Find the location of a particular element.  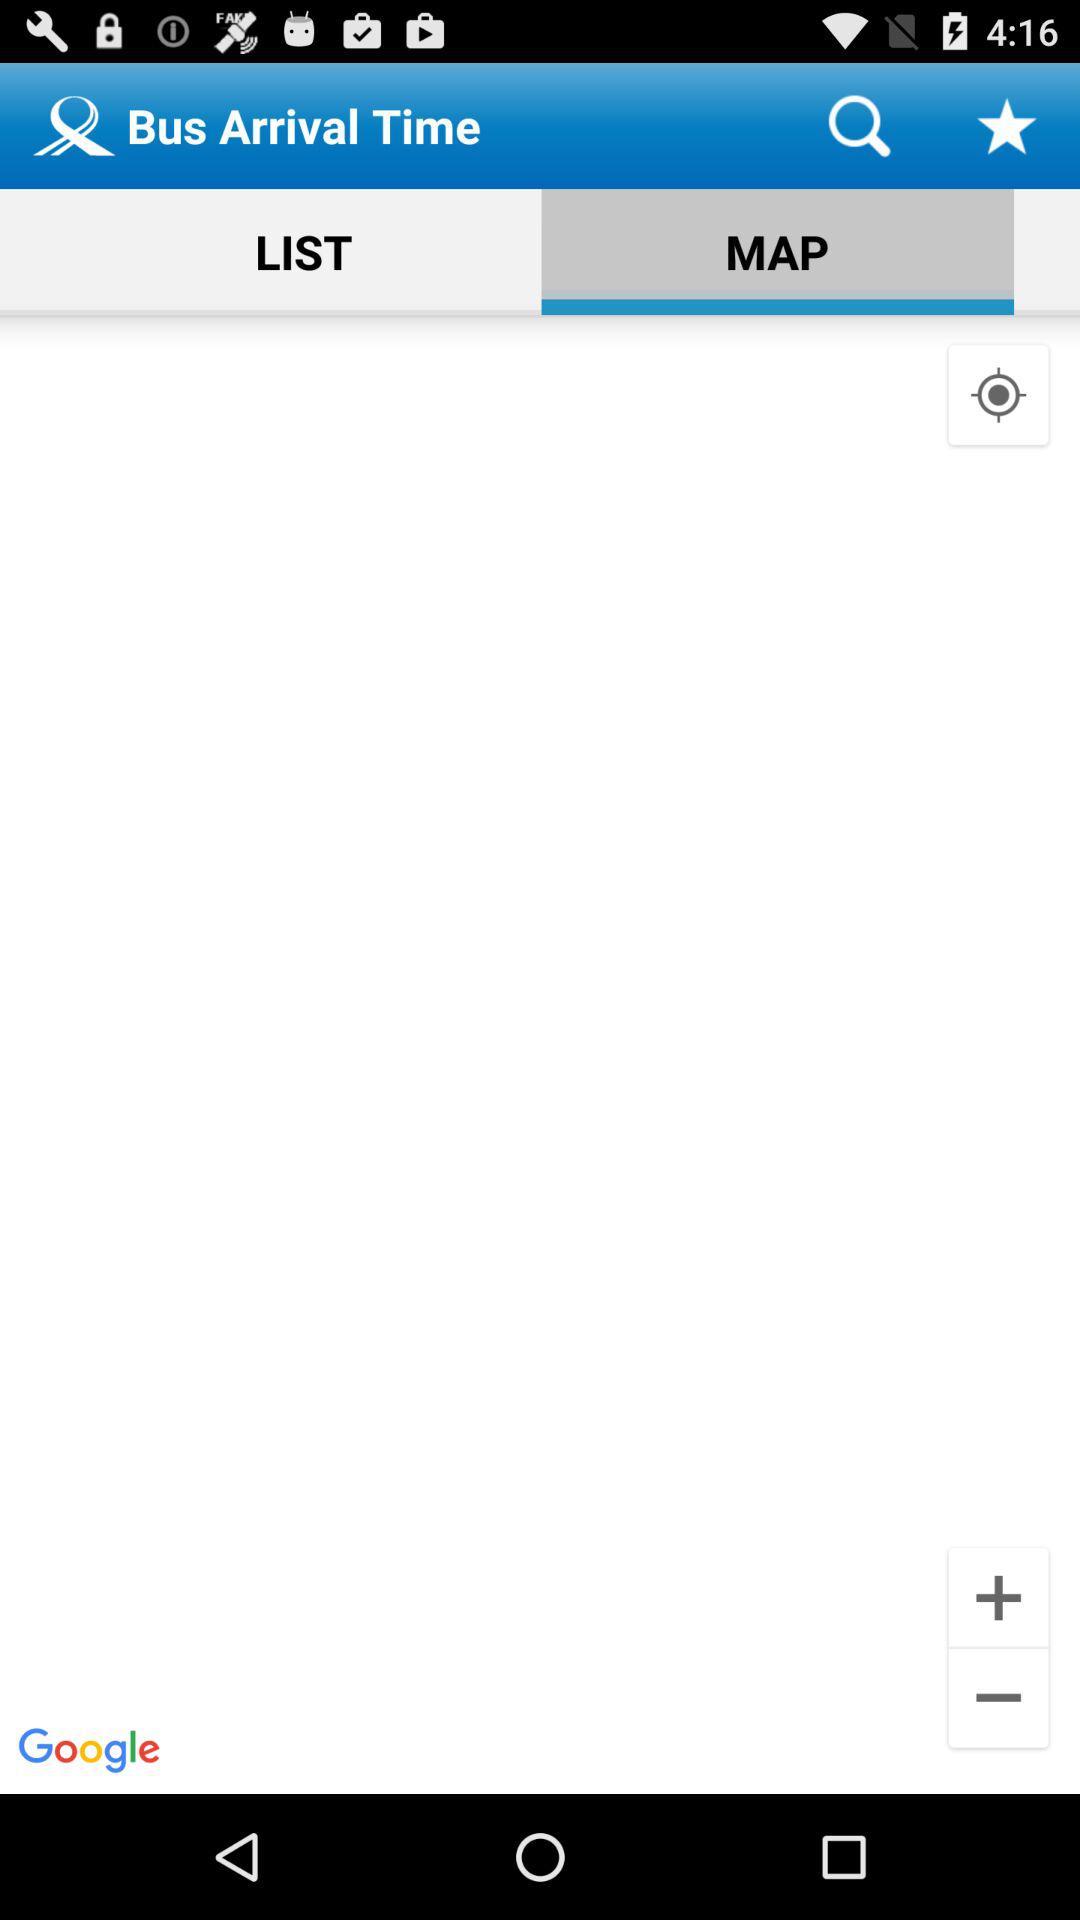

item next to bus arrival time is located at coordinates (858, 124).